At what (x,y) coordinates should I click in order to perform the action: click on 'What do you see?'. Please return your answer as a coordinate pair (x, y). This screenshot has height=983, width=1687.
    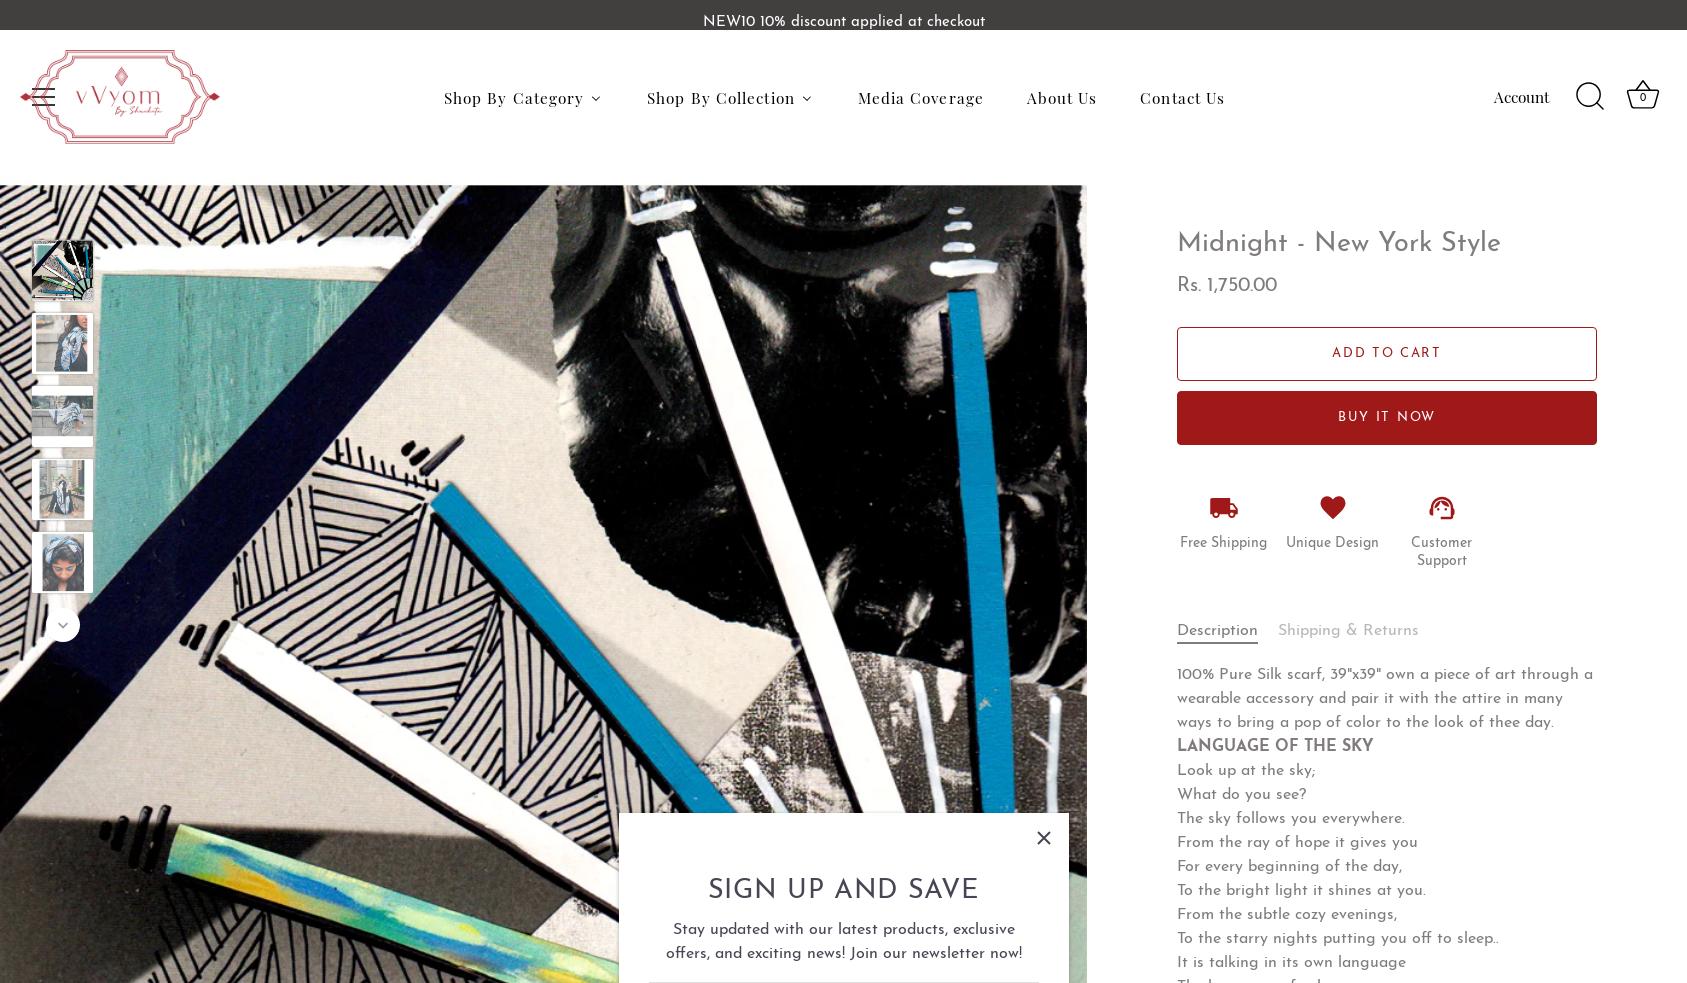
    Looking at the image, I should click on (1240, 793).